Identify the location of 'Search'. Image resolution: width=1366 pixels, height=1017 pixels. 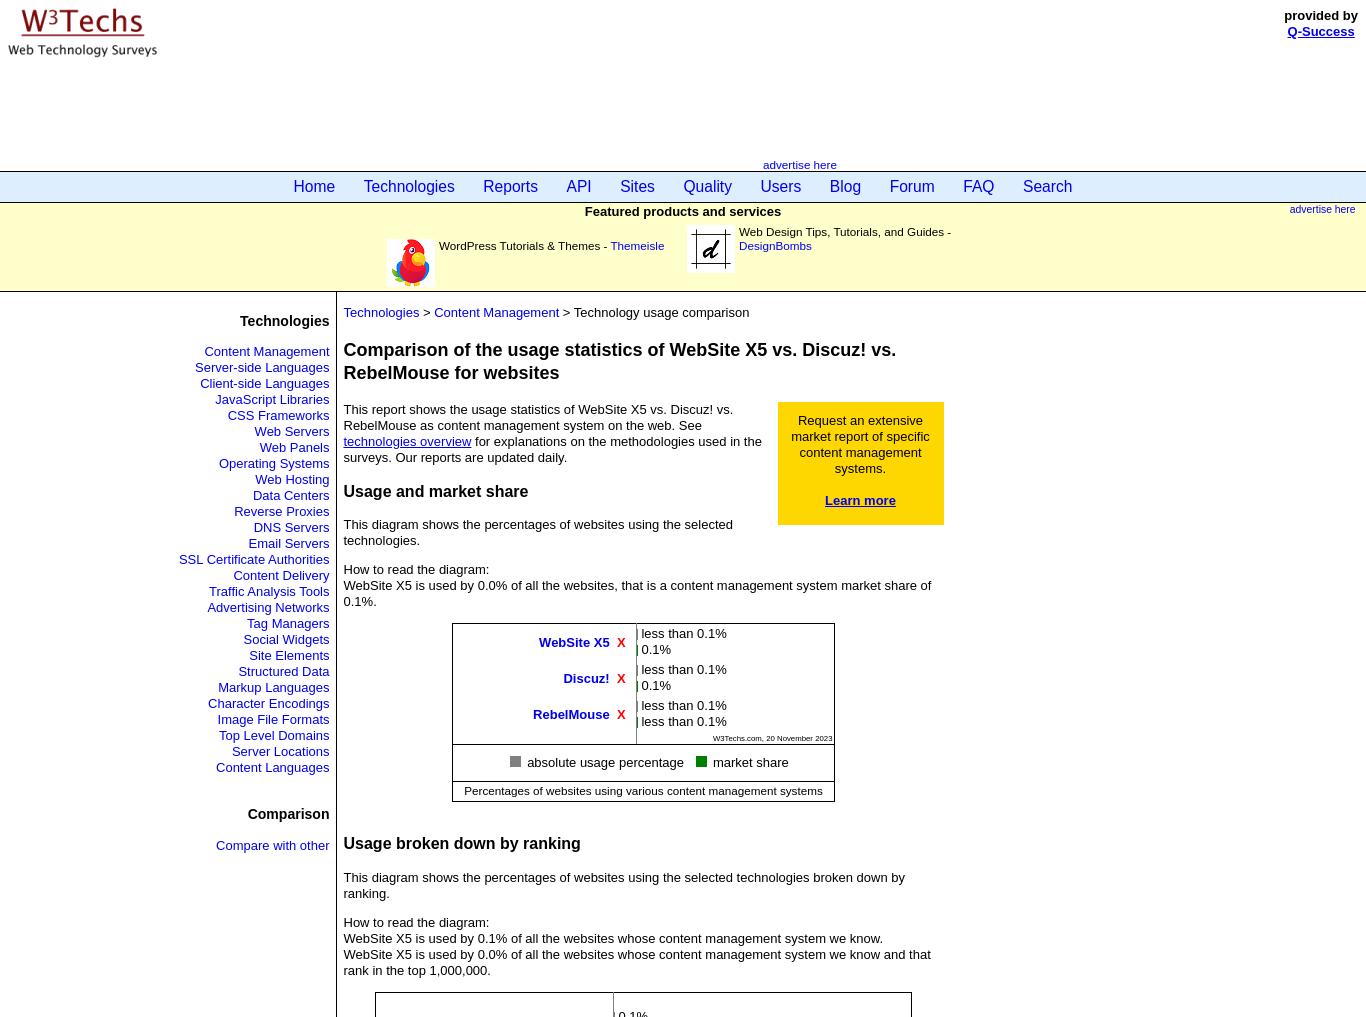
(1046, 186).